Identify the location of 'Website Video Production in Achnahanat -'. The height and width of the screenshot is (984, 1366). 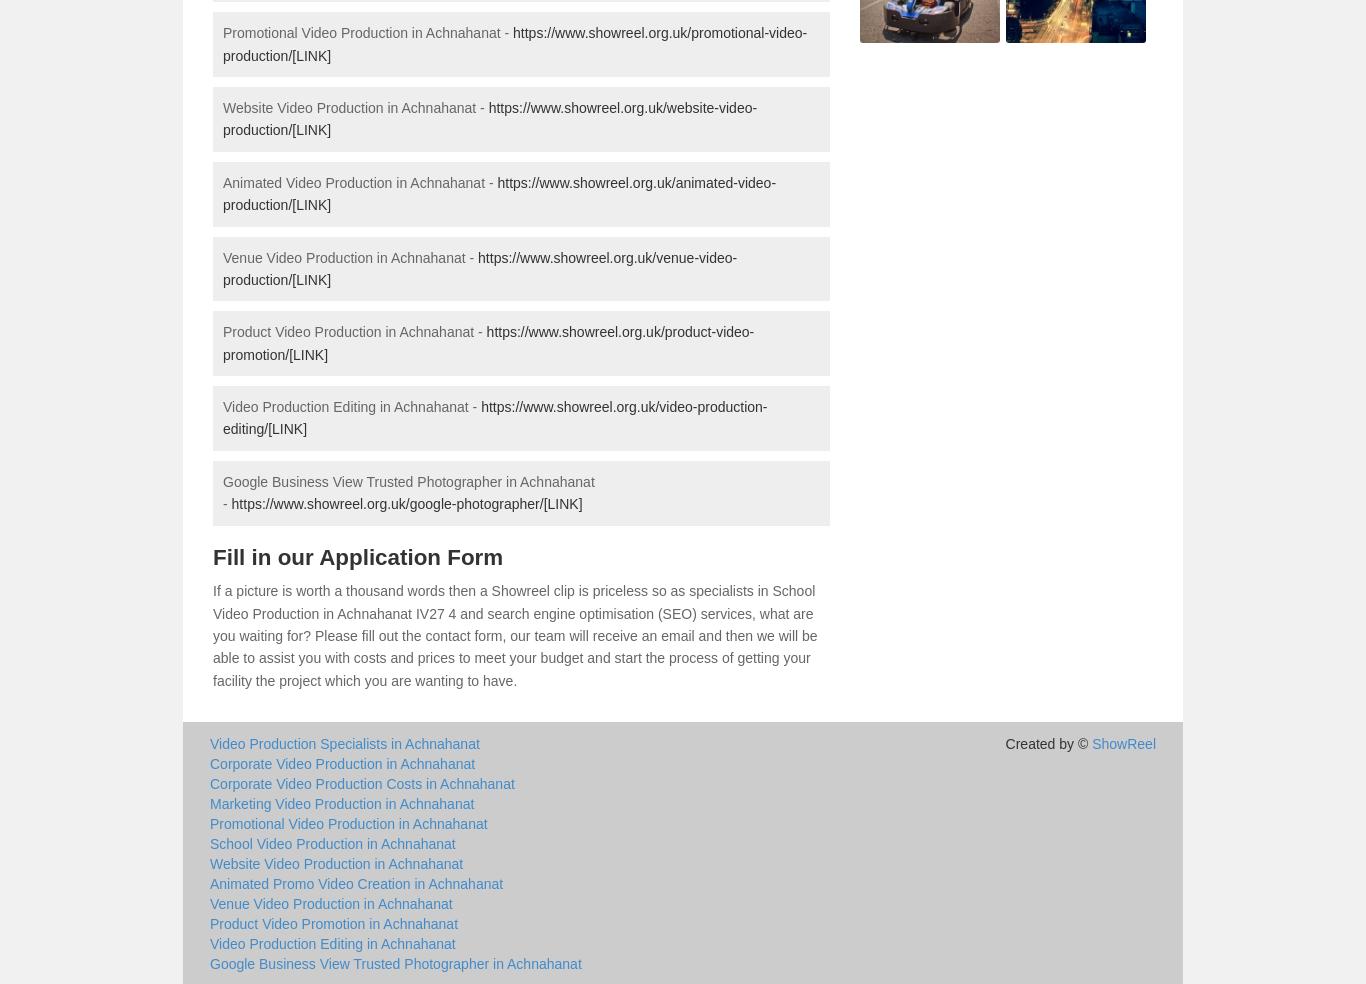
(354, 105).